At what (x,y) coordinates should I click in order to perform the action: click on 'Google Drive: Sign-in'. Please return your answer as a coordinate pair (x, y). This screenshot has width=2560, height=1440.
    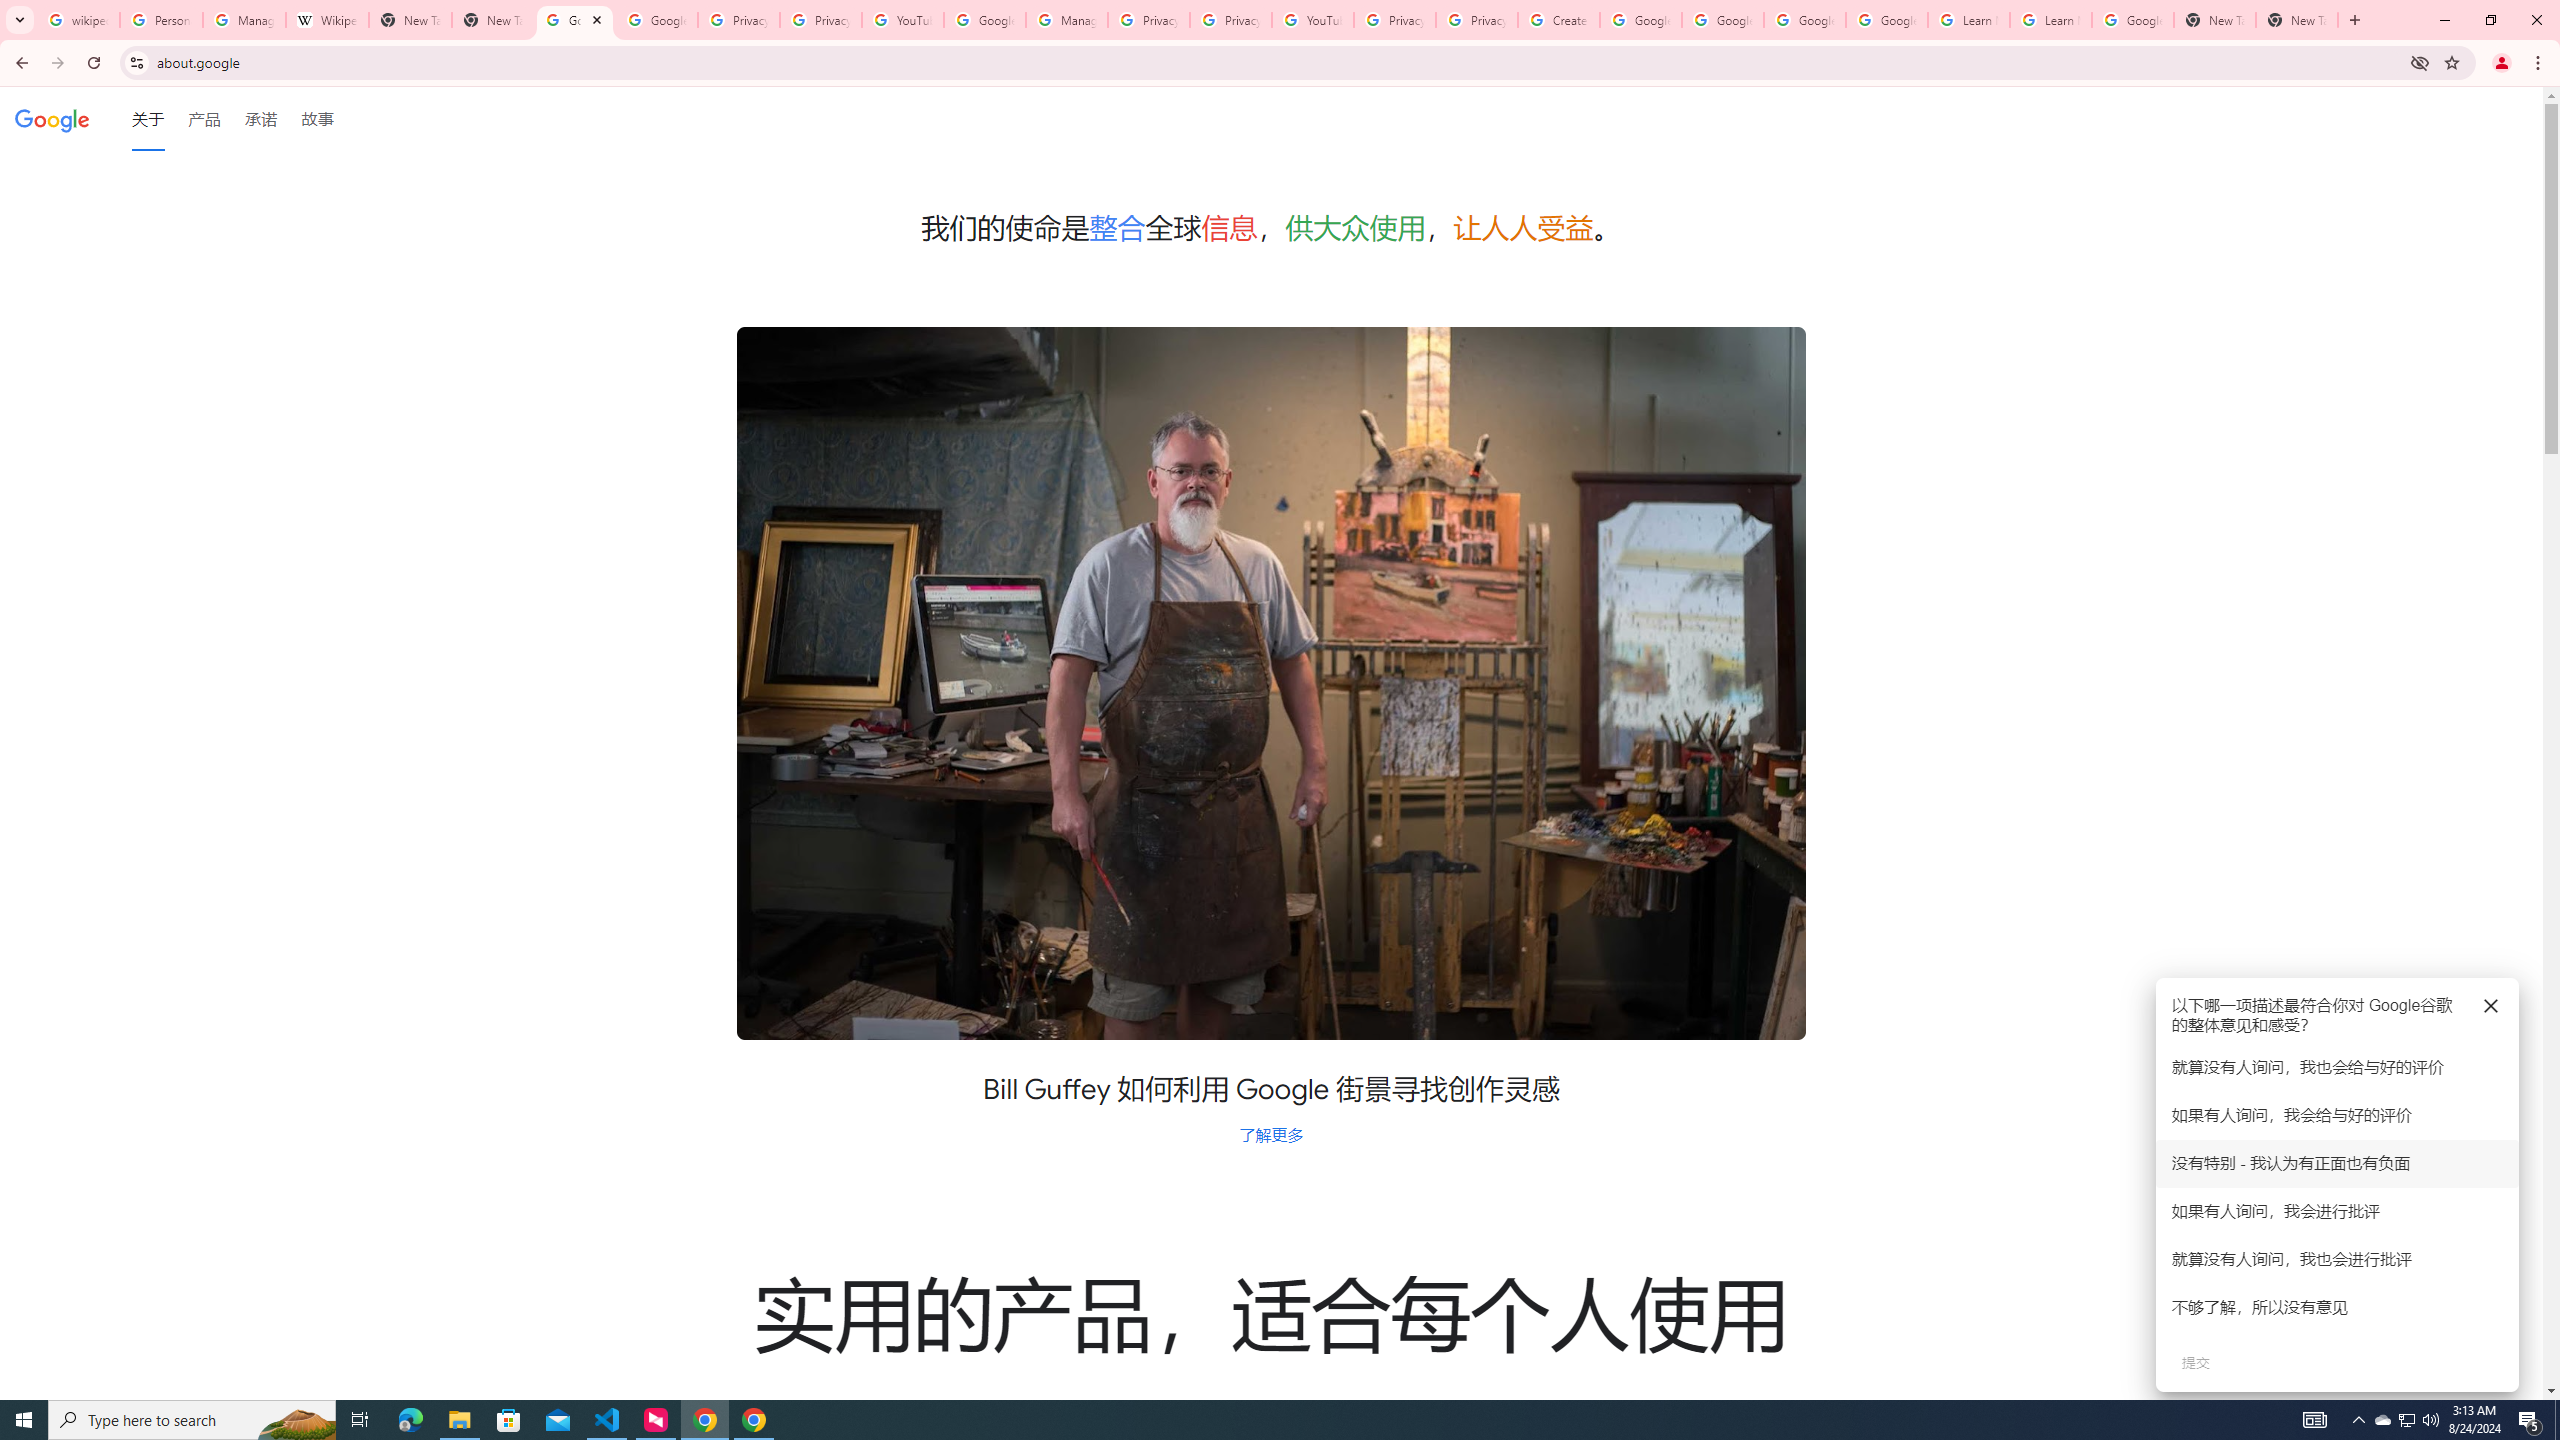
    Looking at the image, I should click on (656, 19).